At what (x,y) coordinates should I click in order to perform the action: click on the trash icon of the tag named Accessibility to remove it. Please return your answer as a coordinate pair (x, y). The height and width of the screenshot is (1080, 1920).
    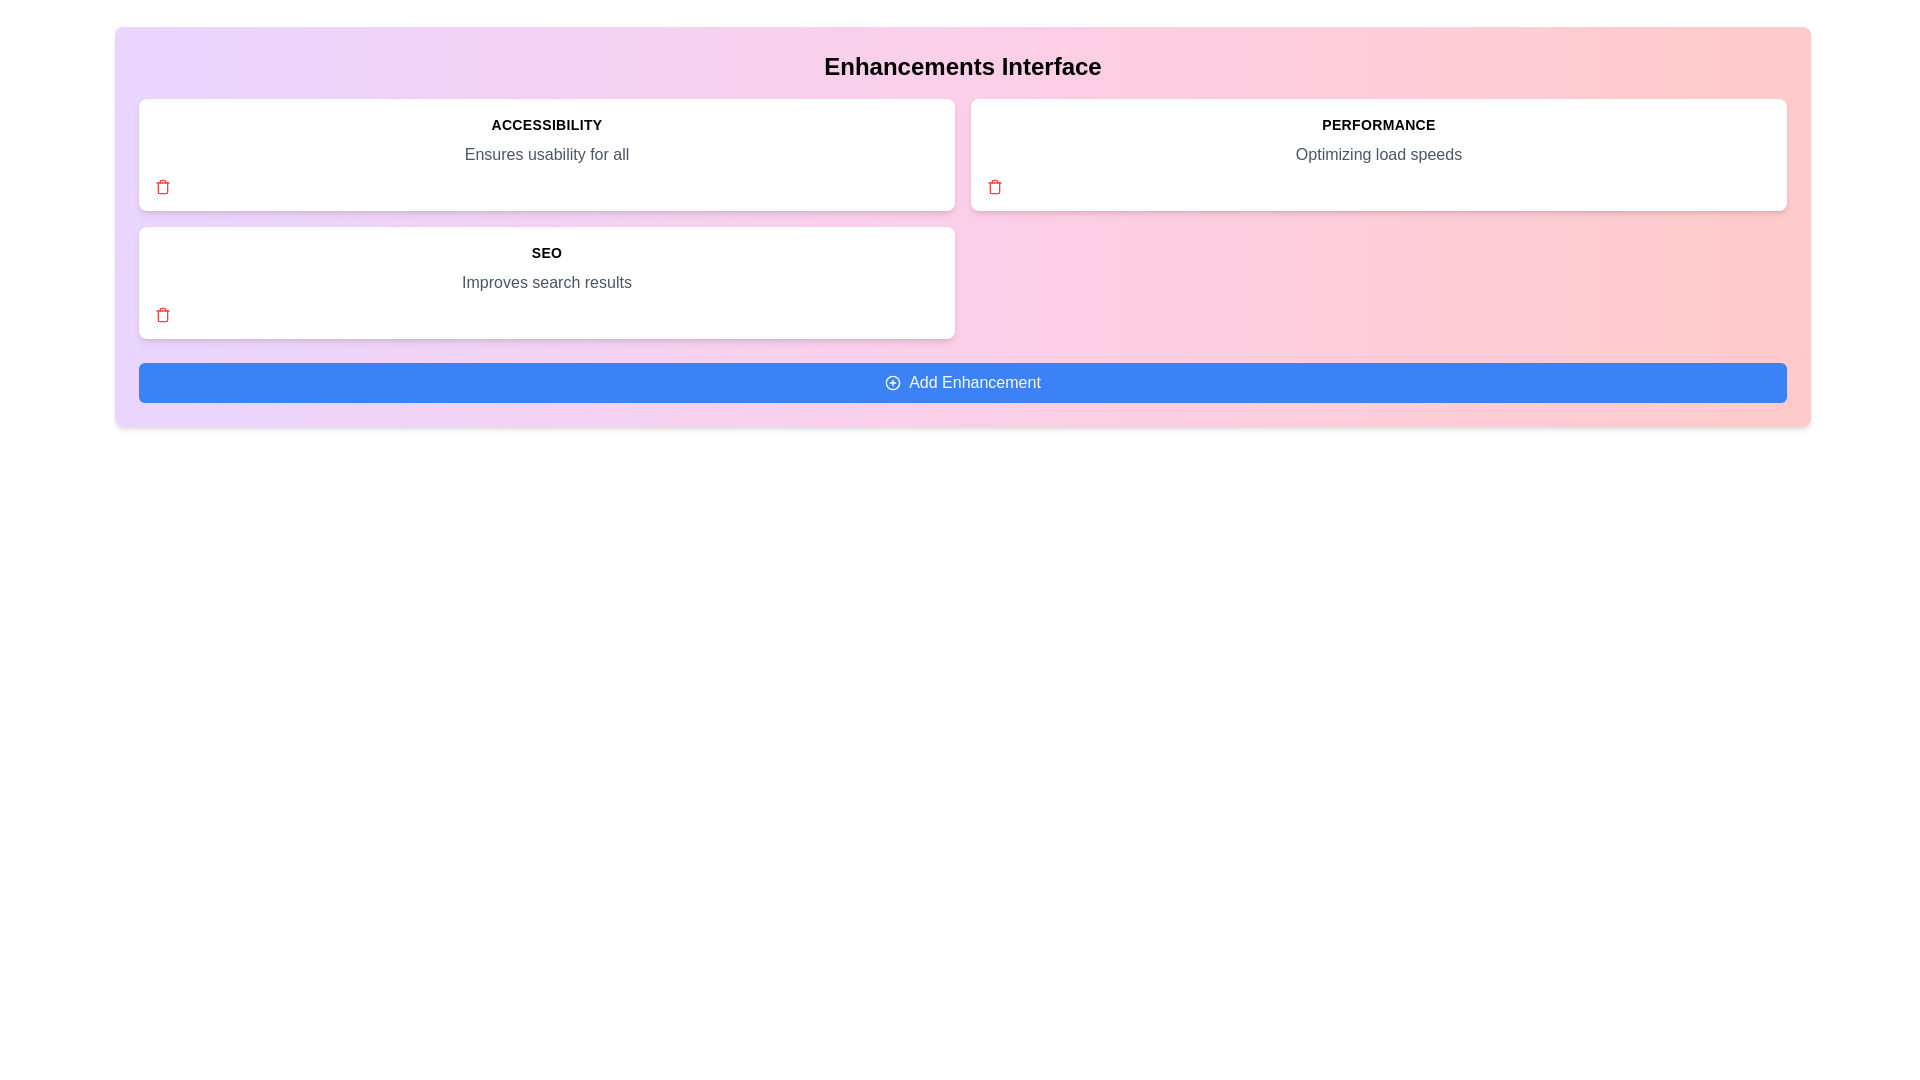
    Looking at the image, I should click on (163, 186).